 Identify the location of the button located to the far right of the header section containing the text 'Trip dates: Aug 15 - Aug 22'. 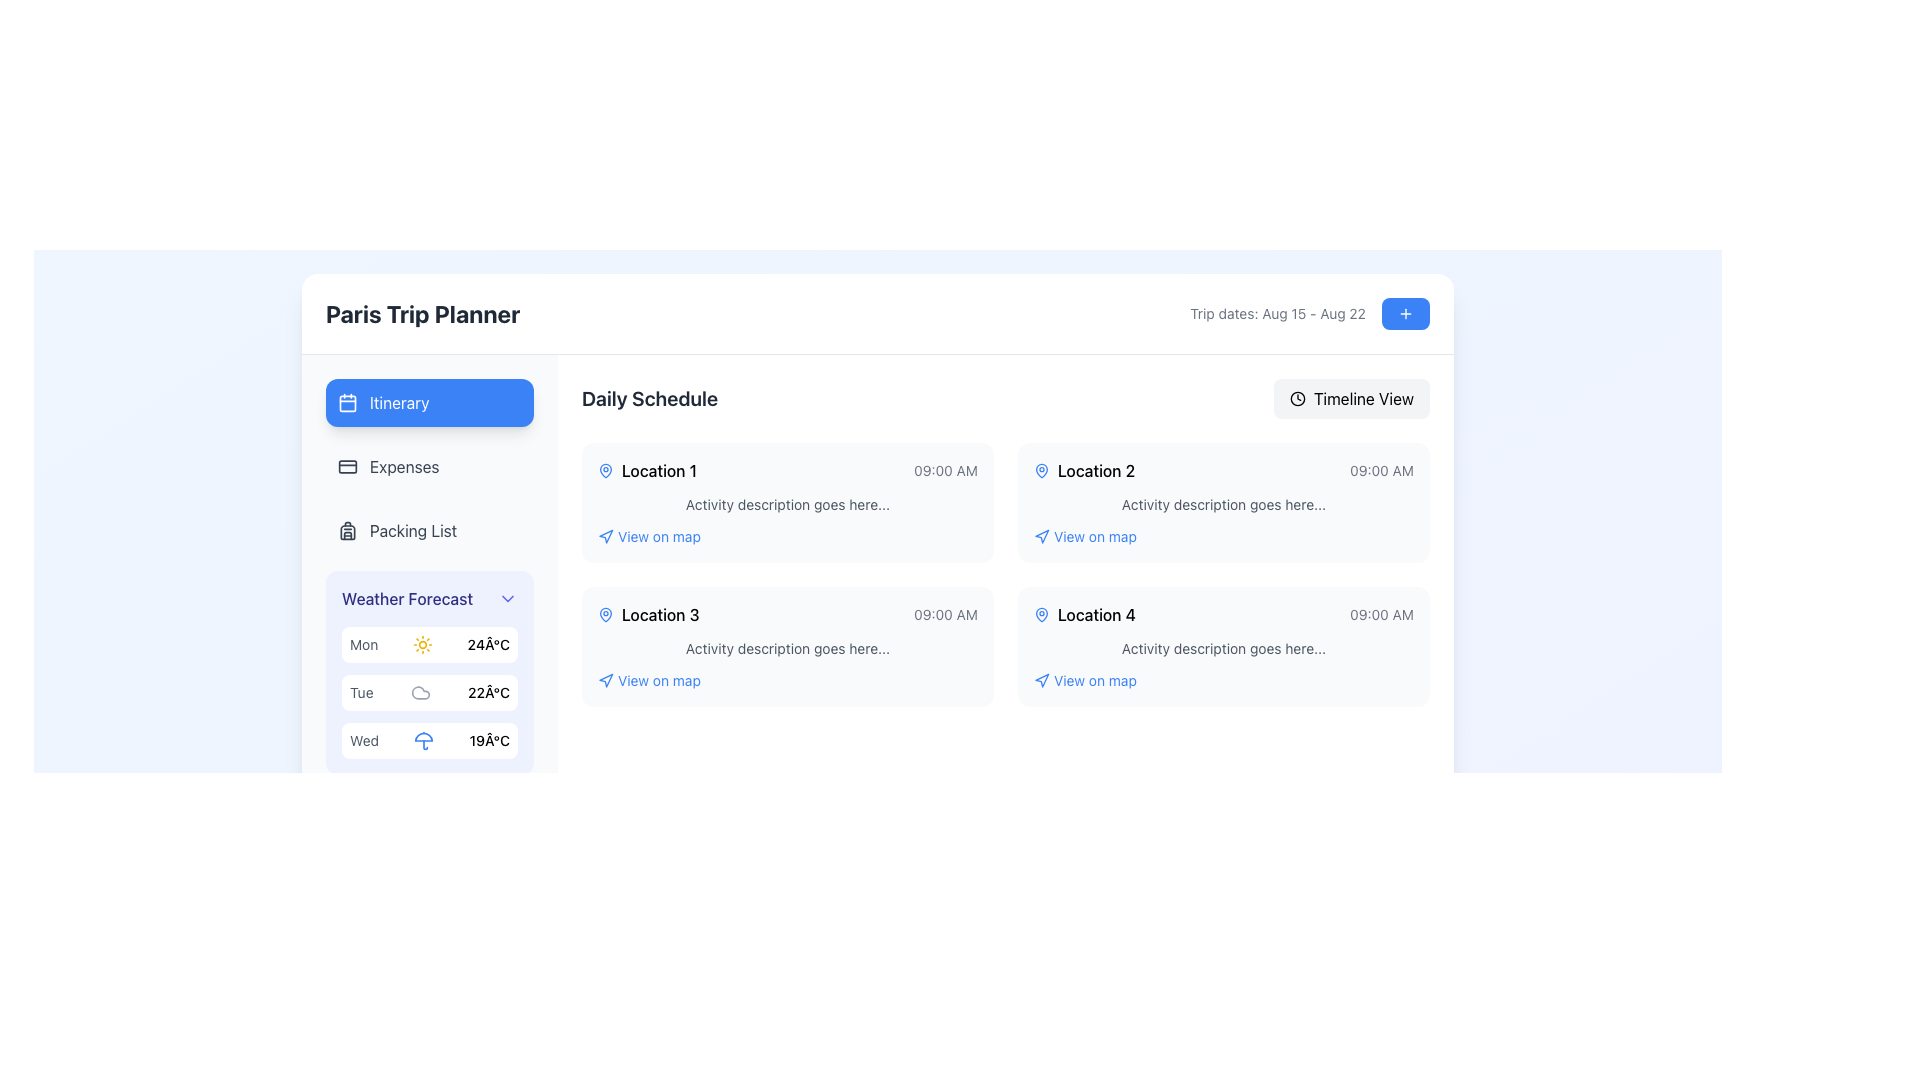
(1405, 313).